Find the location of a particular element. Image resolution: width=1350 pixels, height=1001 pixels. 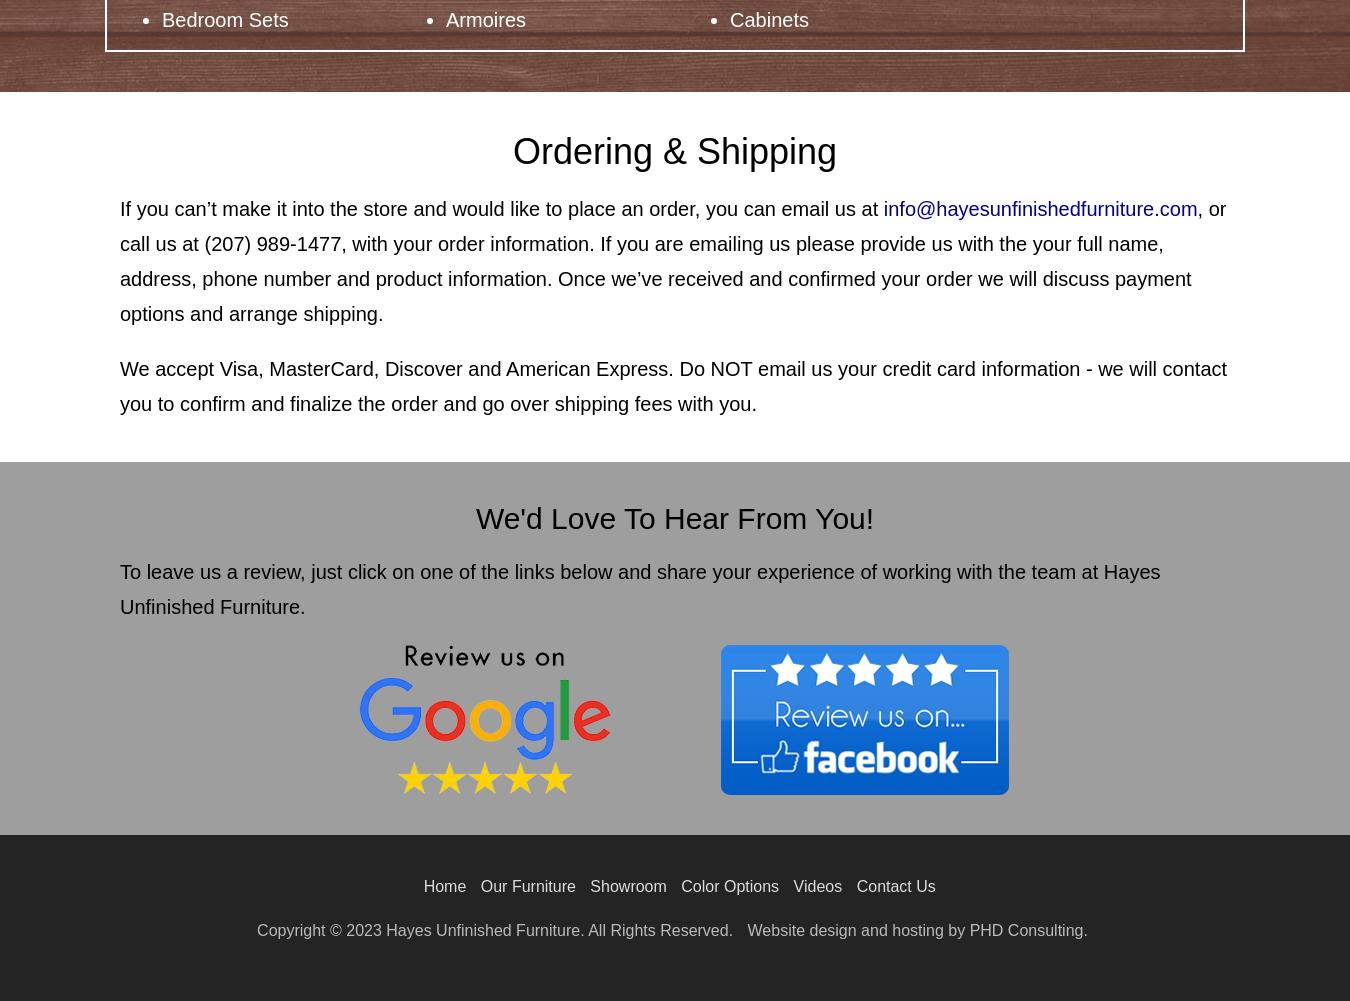

'We accept Visa, MasterCard, Discover and American Express. Do NOT email us your credit card information - we will contact you to confirm and finalize the order 
                        and go over shipping fees with you.' is located at coordinates (120, 384).